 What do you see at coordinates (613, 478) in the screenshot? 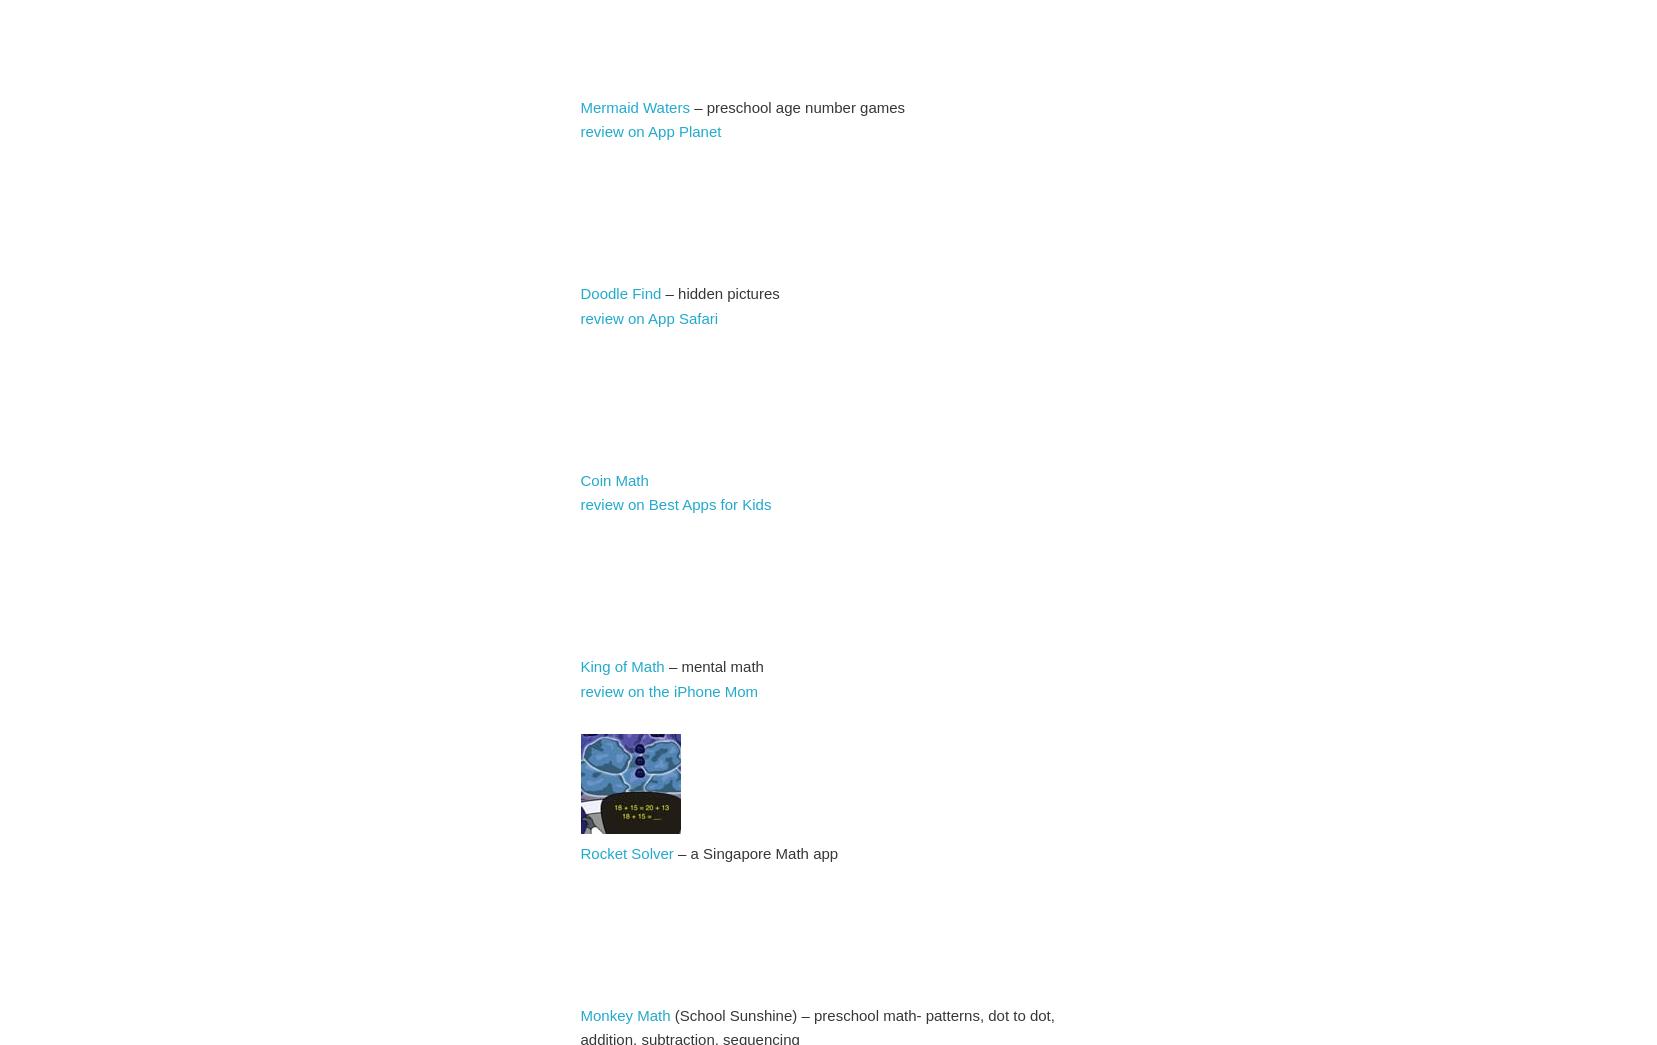
I see `'Coin Math'` at bounding box center [613, 478].